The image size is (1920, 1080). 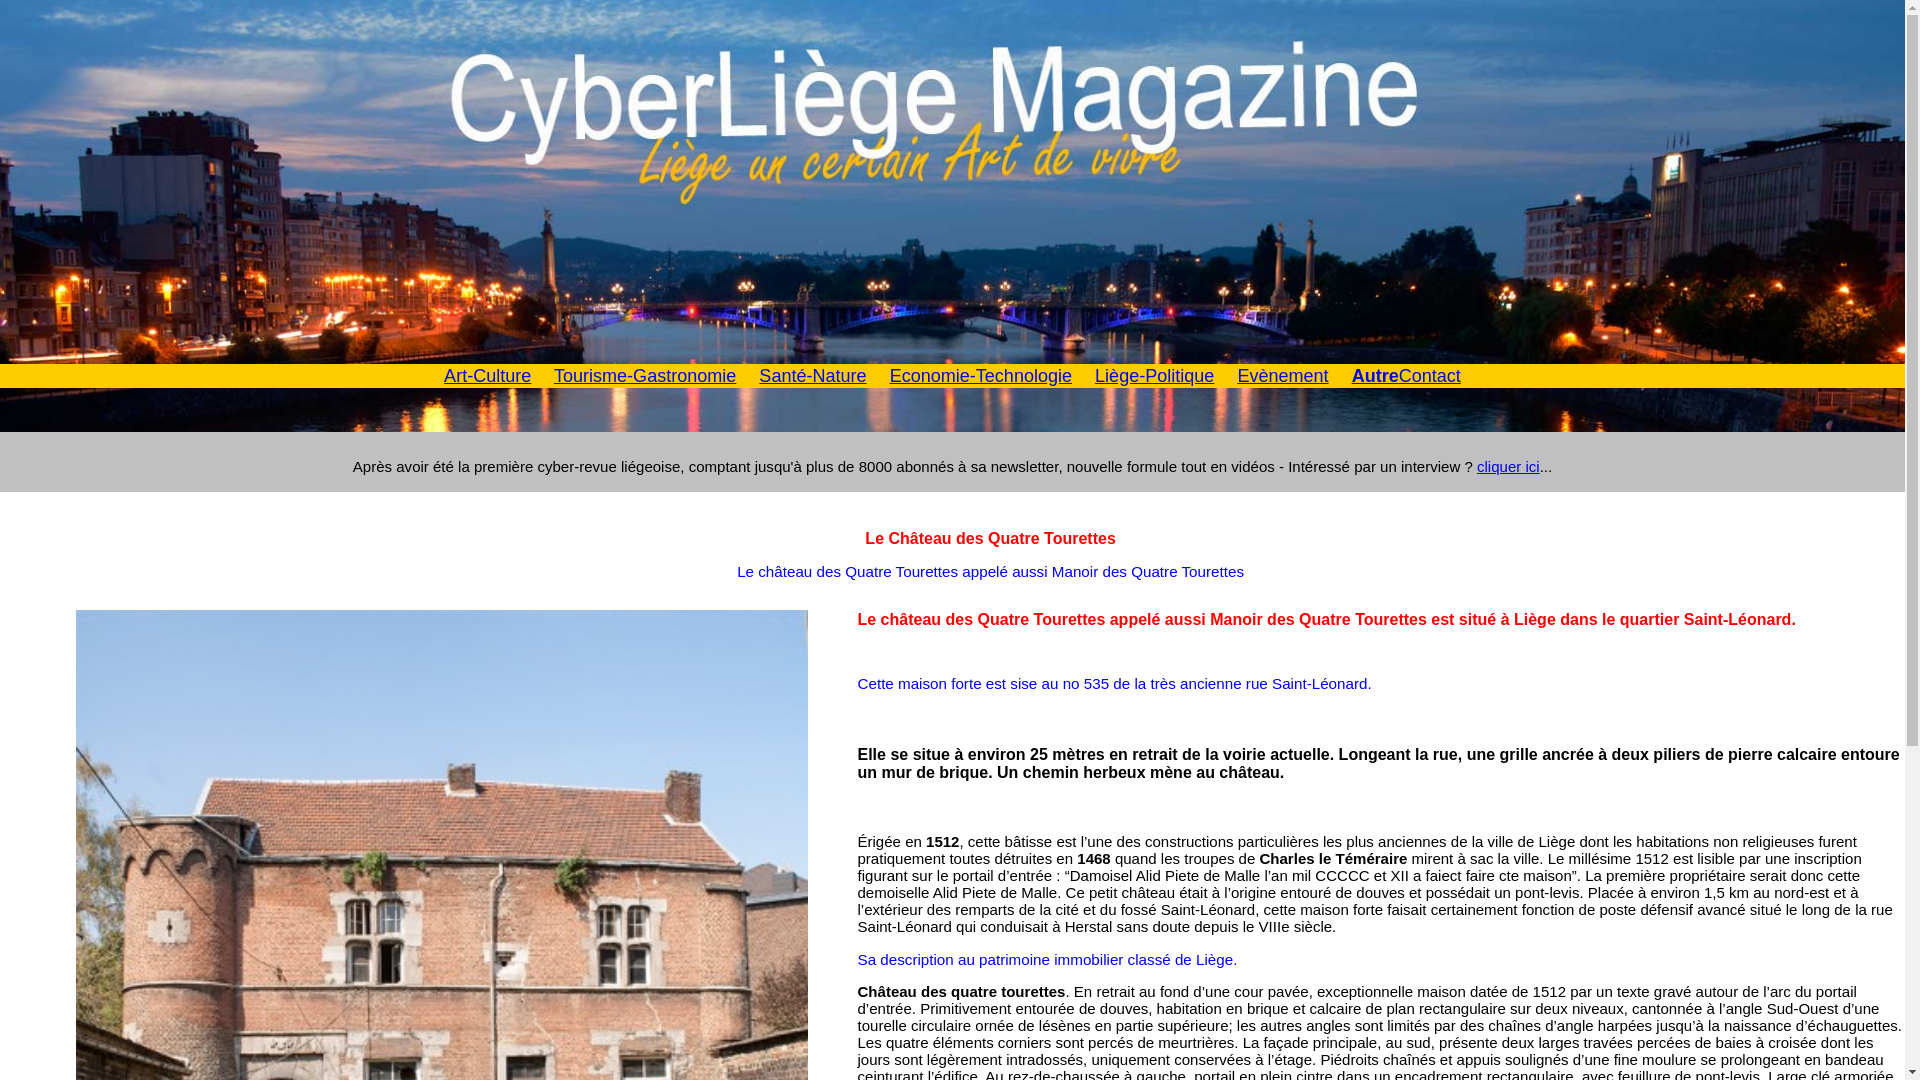 What do you see at coordinates (553, 375) in the screenshot?
I see `'Tourisme-Gastronomie'` at bounding box center [553, 375].